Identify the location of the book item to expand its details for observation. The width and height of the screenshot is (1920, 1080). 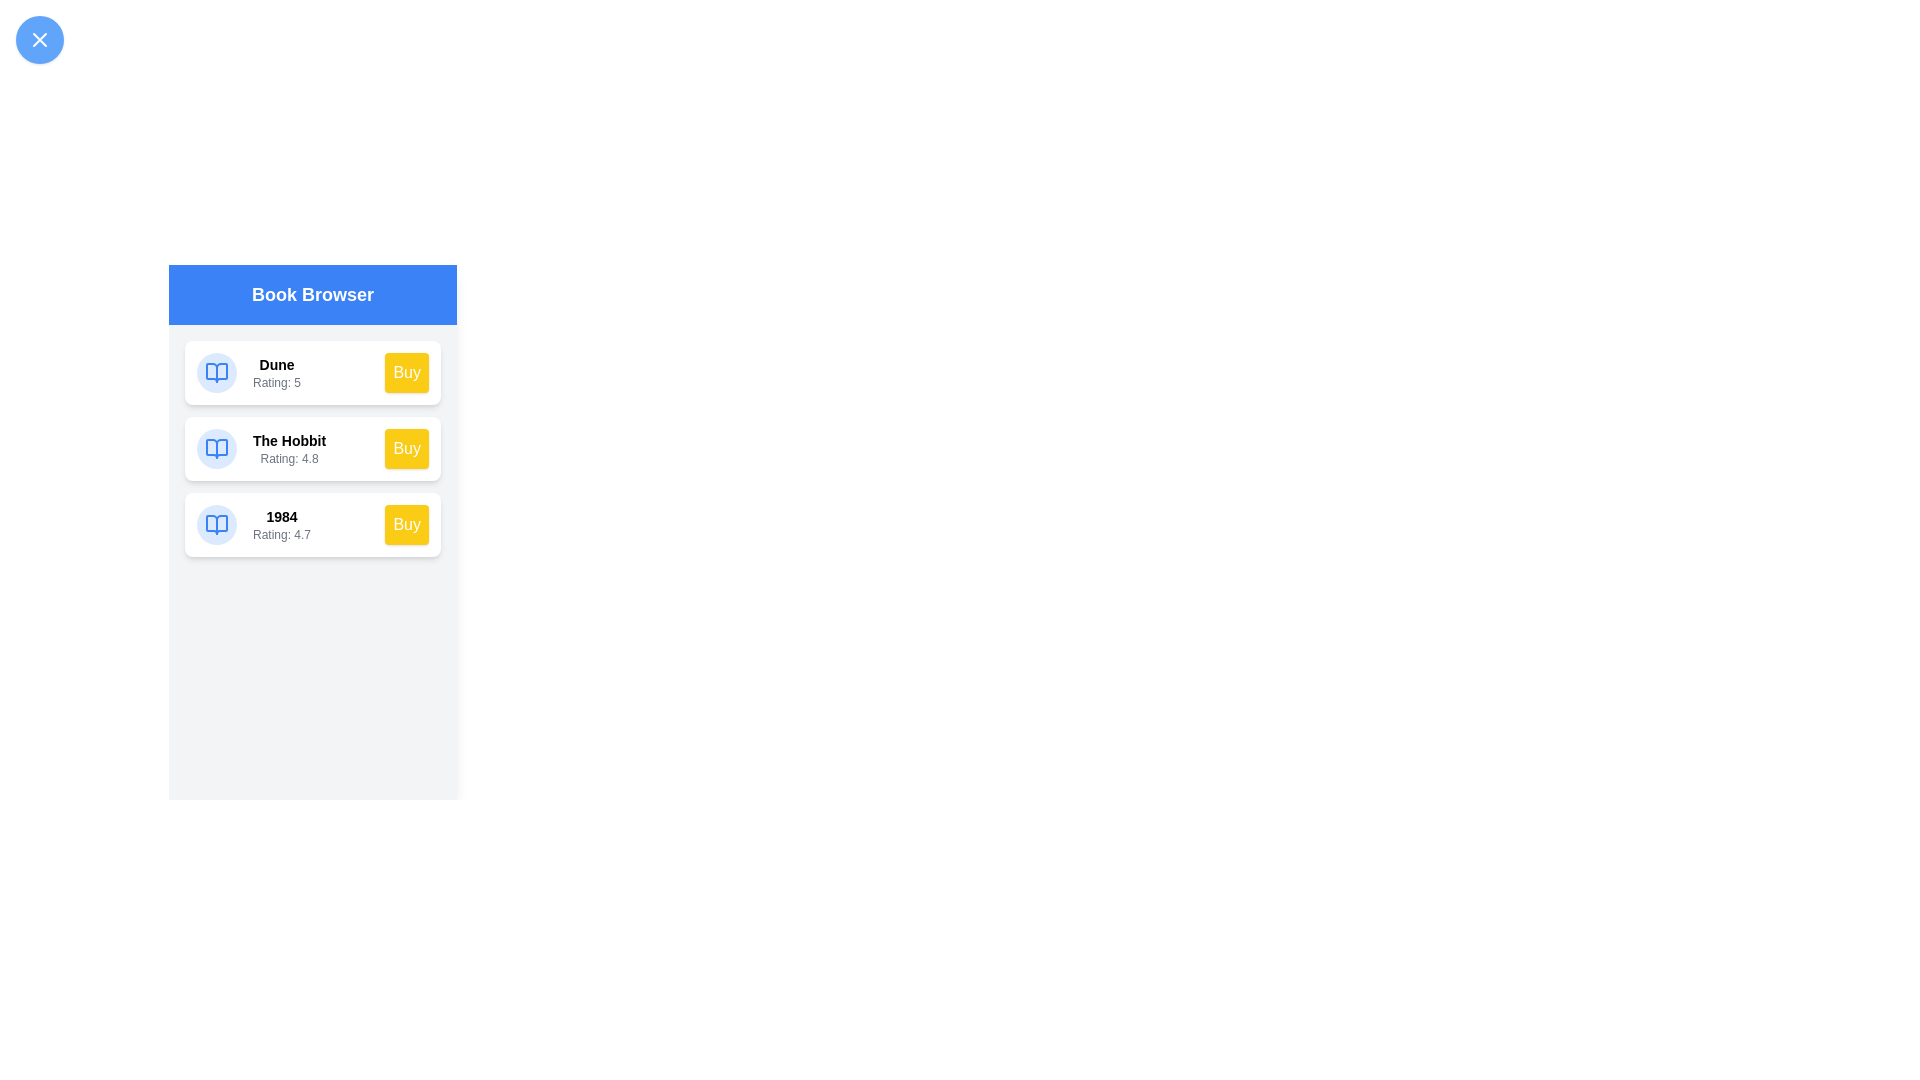
(216, 373).